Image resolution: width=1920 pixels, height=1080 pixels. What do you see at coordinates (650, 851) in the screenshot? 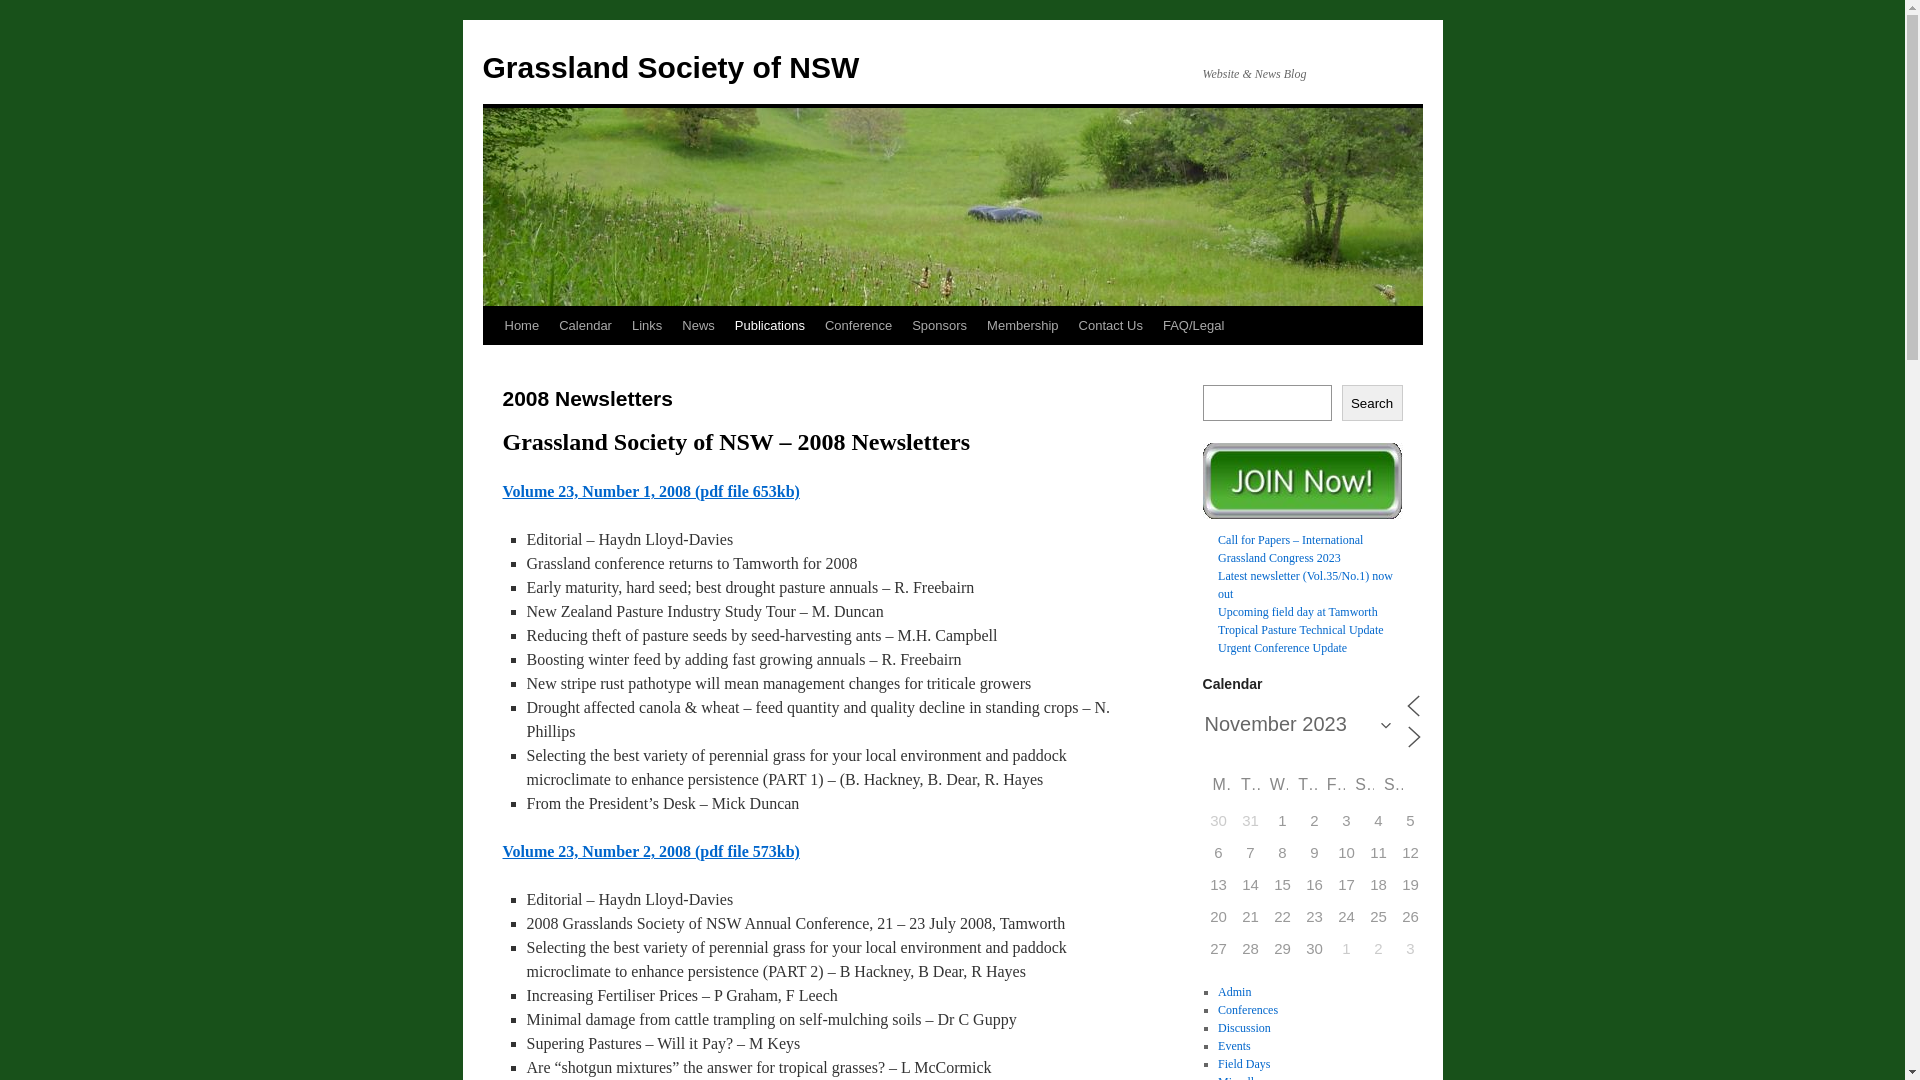
I see `'Volume 23, Number 2, 2008 (pdf file 573kb)'` at bounding box center [650, 851].